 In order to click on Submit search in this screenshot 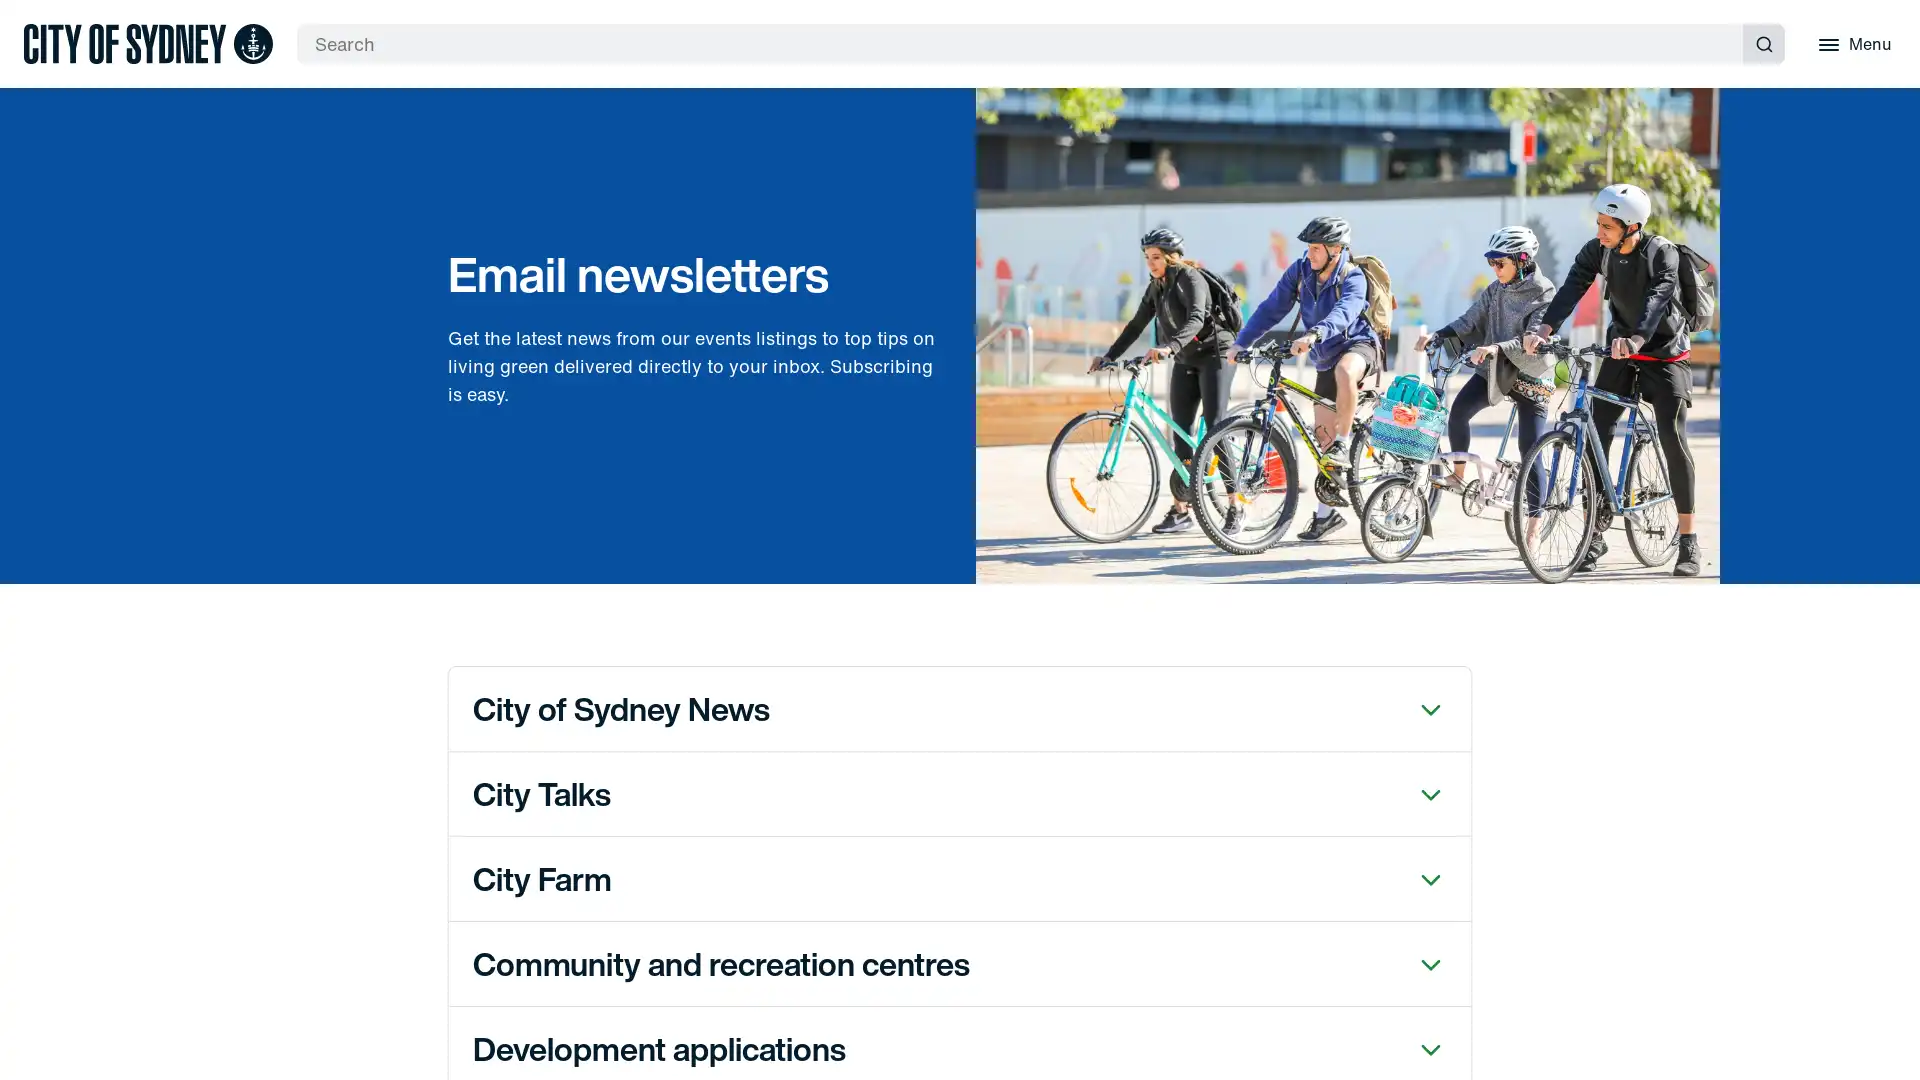, I will do `click(1763, 43)`.